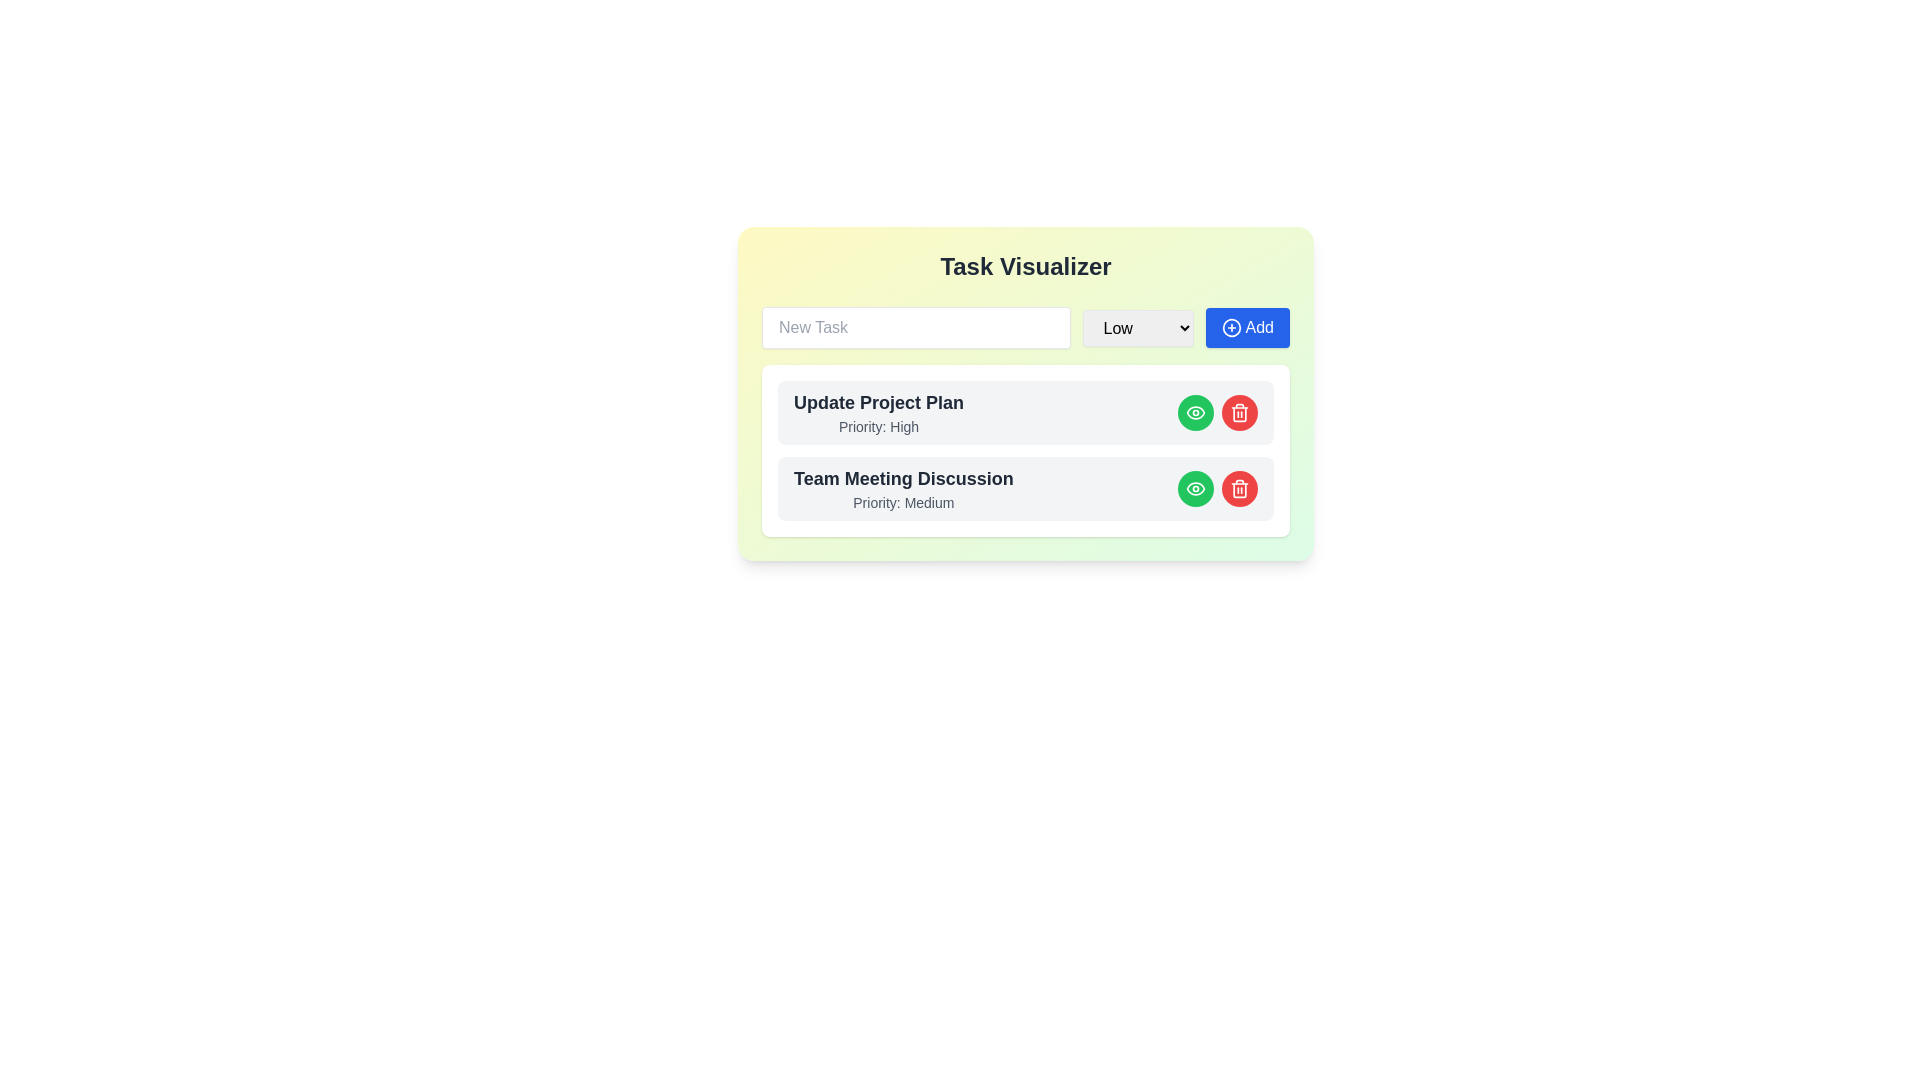 The width and height of the screenshot is (1920, 1080). Describe the element at coordinates (1195, 489) in the screenshot. I see `the circular green button with a white eye icon indicating a 'view' action, located in the 'Team Meeting Discussion' section, to change its color` at that location.